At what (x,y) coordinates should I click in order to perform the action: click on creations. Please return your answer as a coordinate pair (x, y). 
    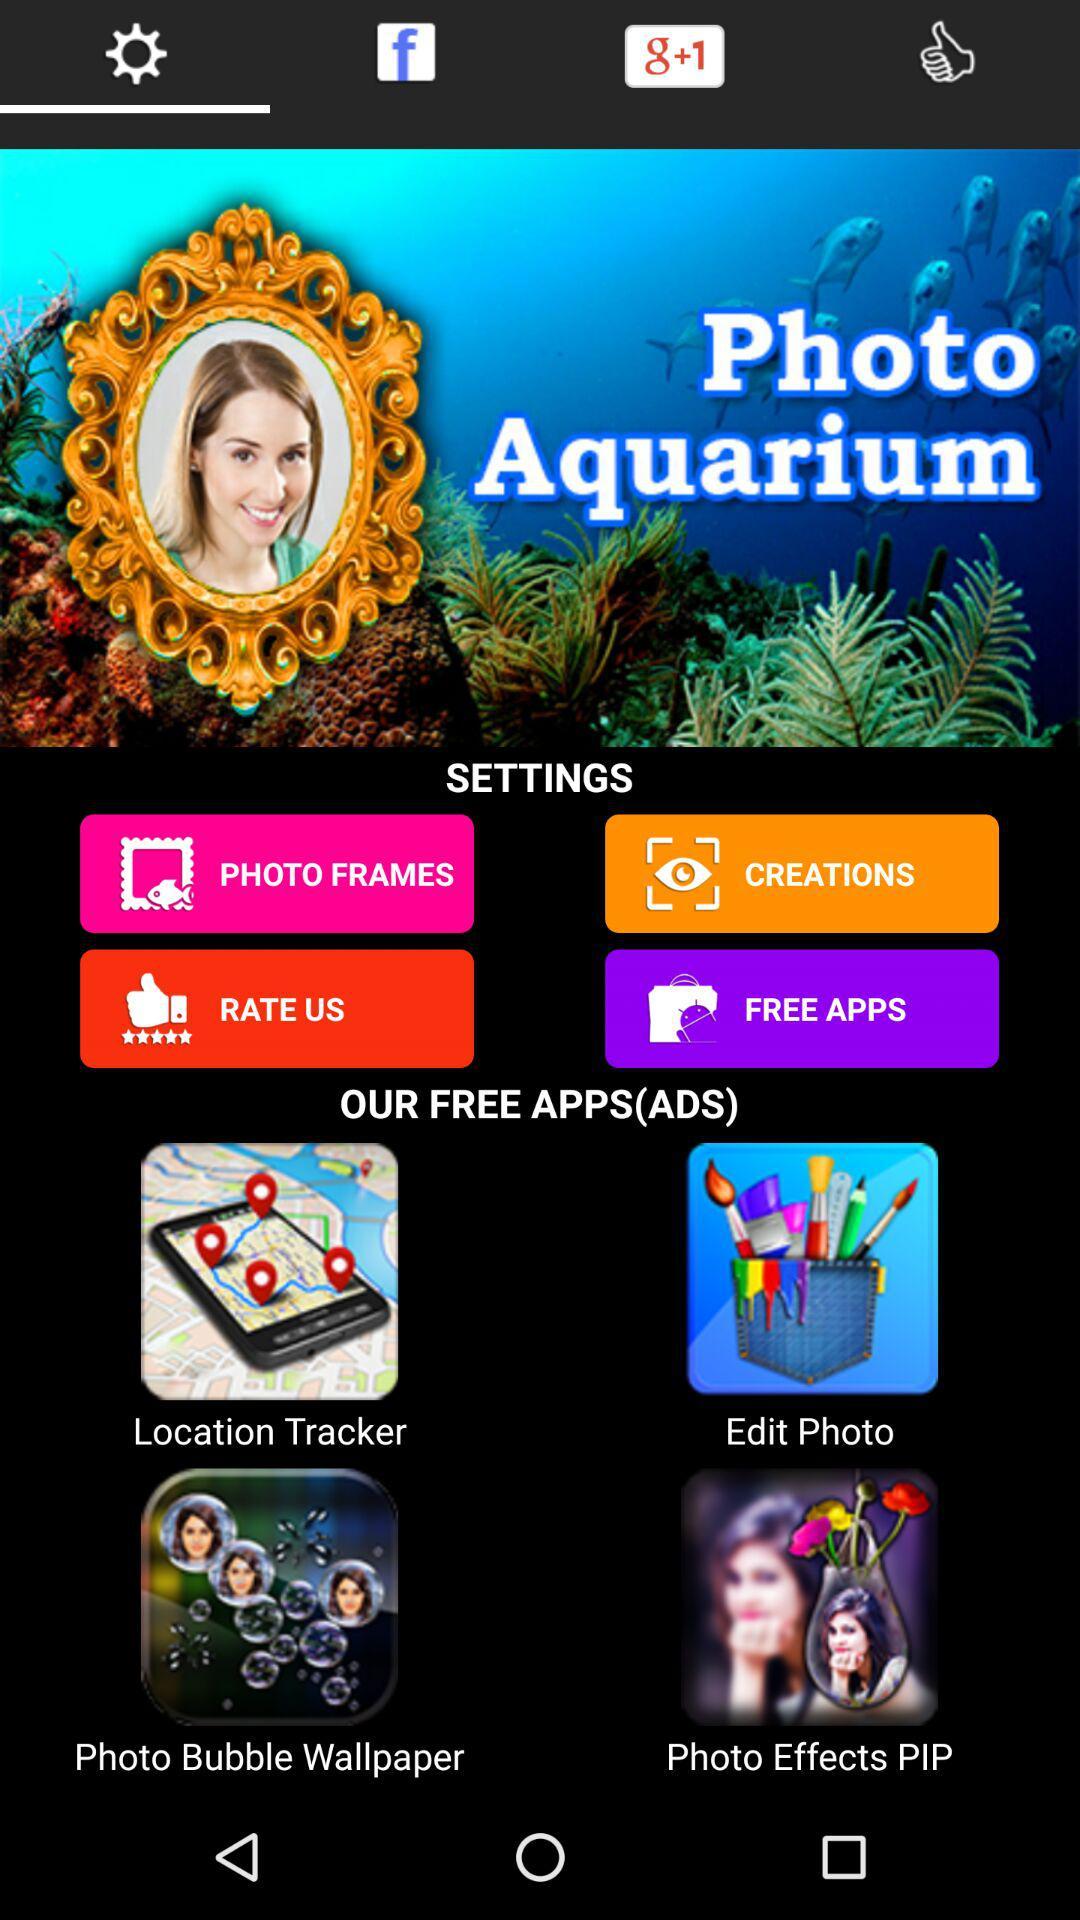
    Looking at the image, I should click on (680, 873).